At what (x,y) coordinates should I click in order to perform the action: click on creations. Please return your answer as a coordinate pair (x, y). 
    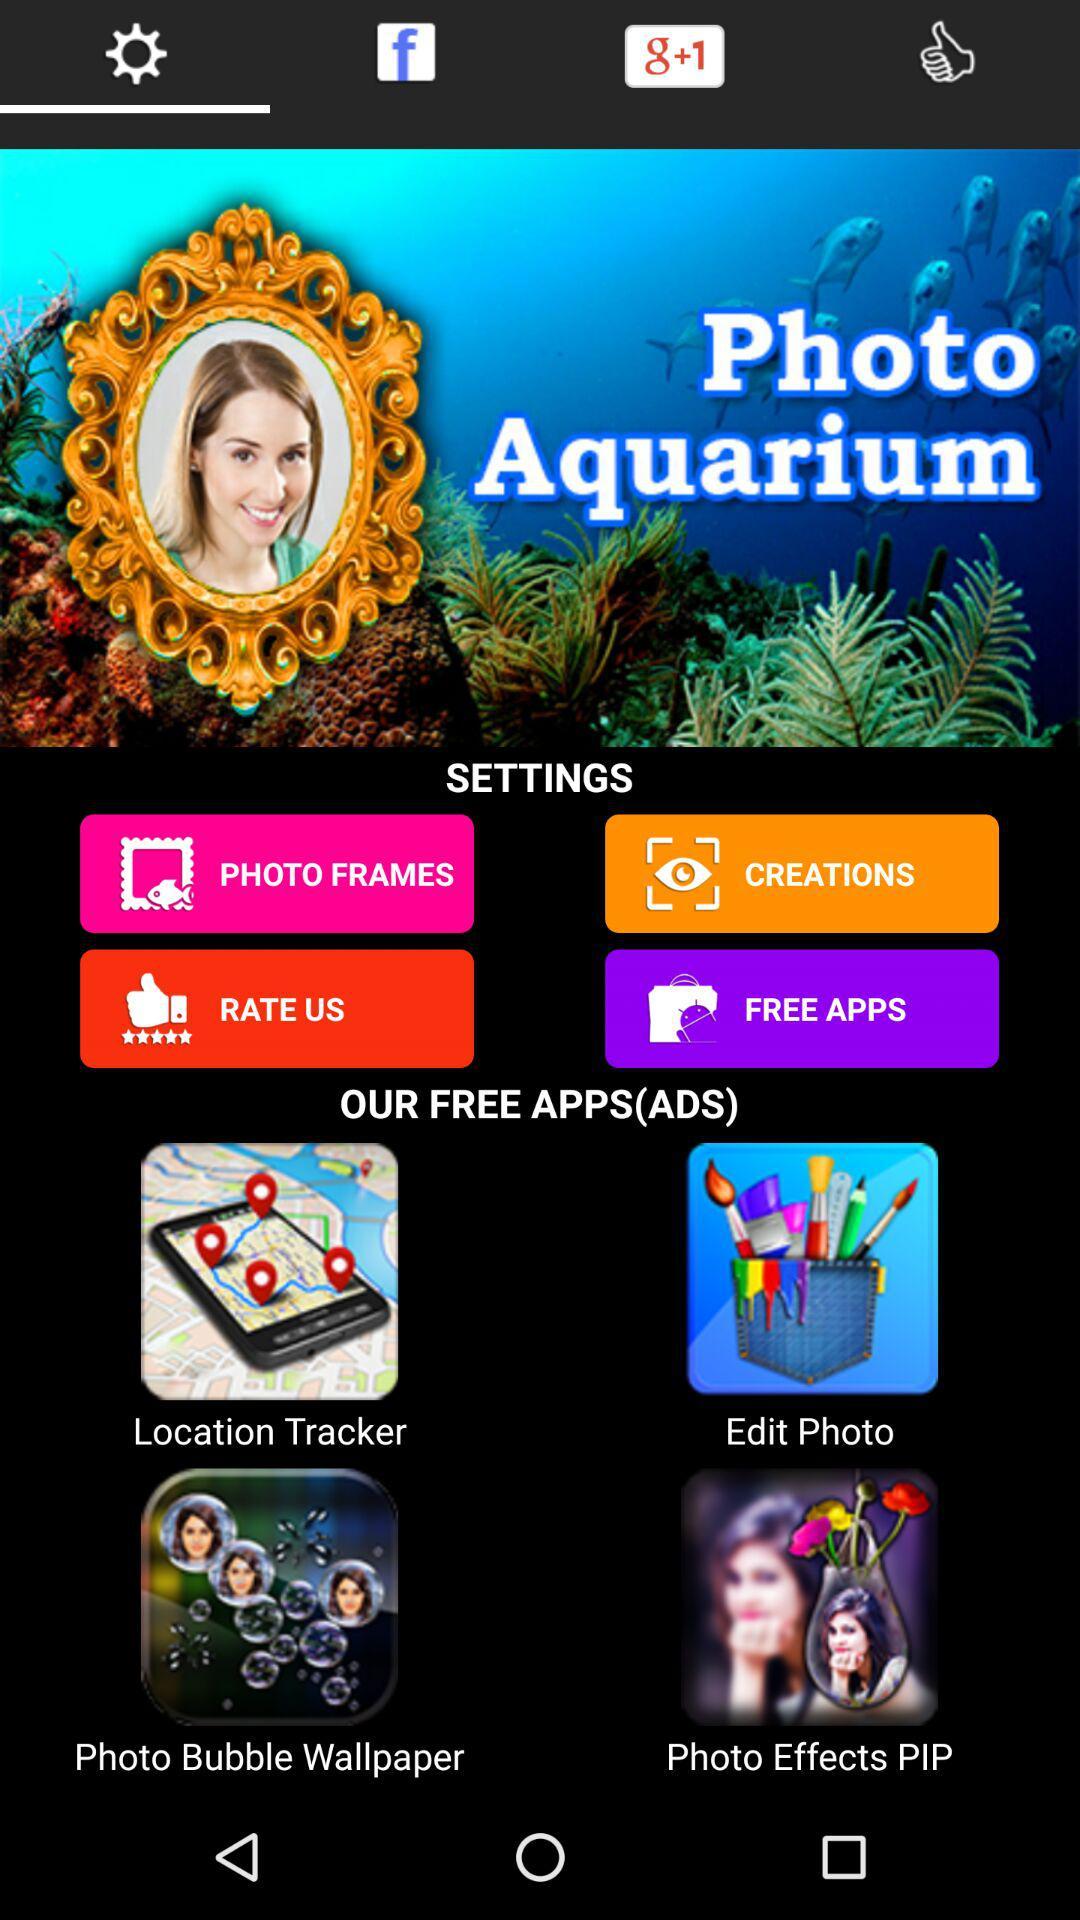
    Looking at the image, I should click on (680, 873).